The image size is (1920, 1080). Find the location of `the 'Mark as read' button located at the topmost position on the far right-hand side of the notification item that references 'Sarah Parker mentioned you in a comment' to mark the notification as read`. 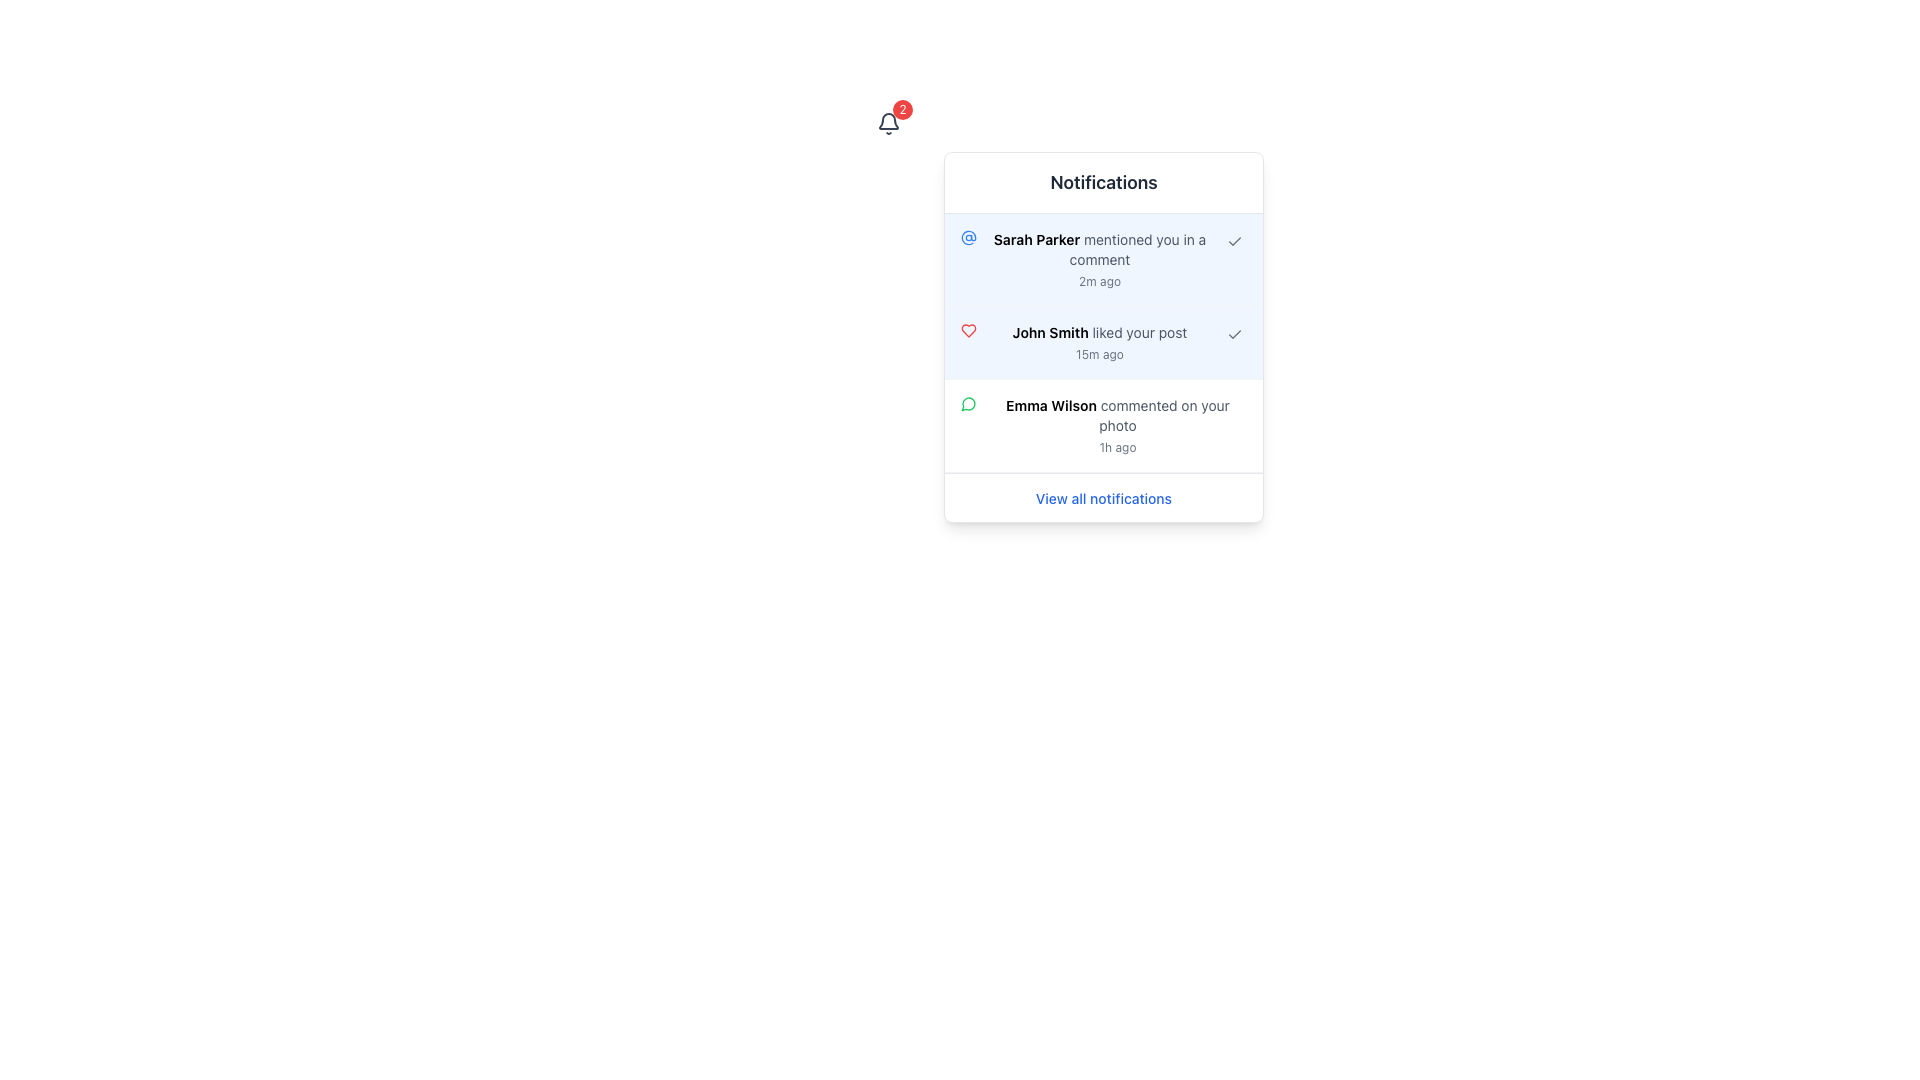

the 'Mark as read' button located at the topmost position on the far right-hand side of the notification item that references 'Sarah Parker mentioned you in a comment' to mark the notification as read is located at coordinates (1233, 241).